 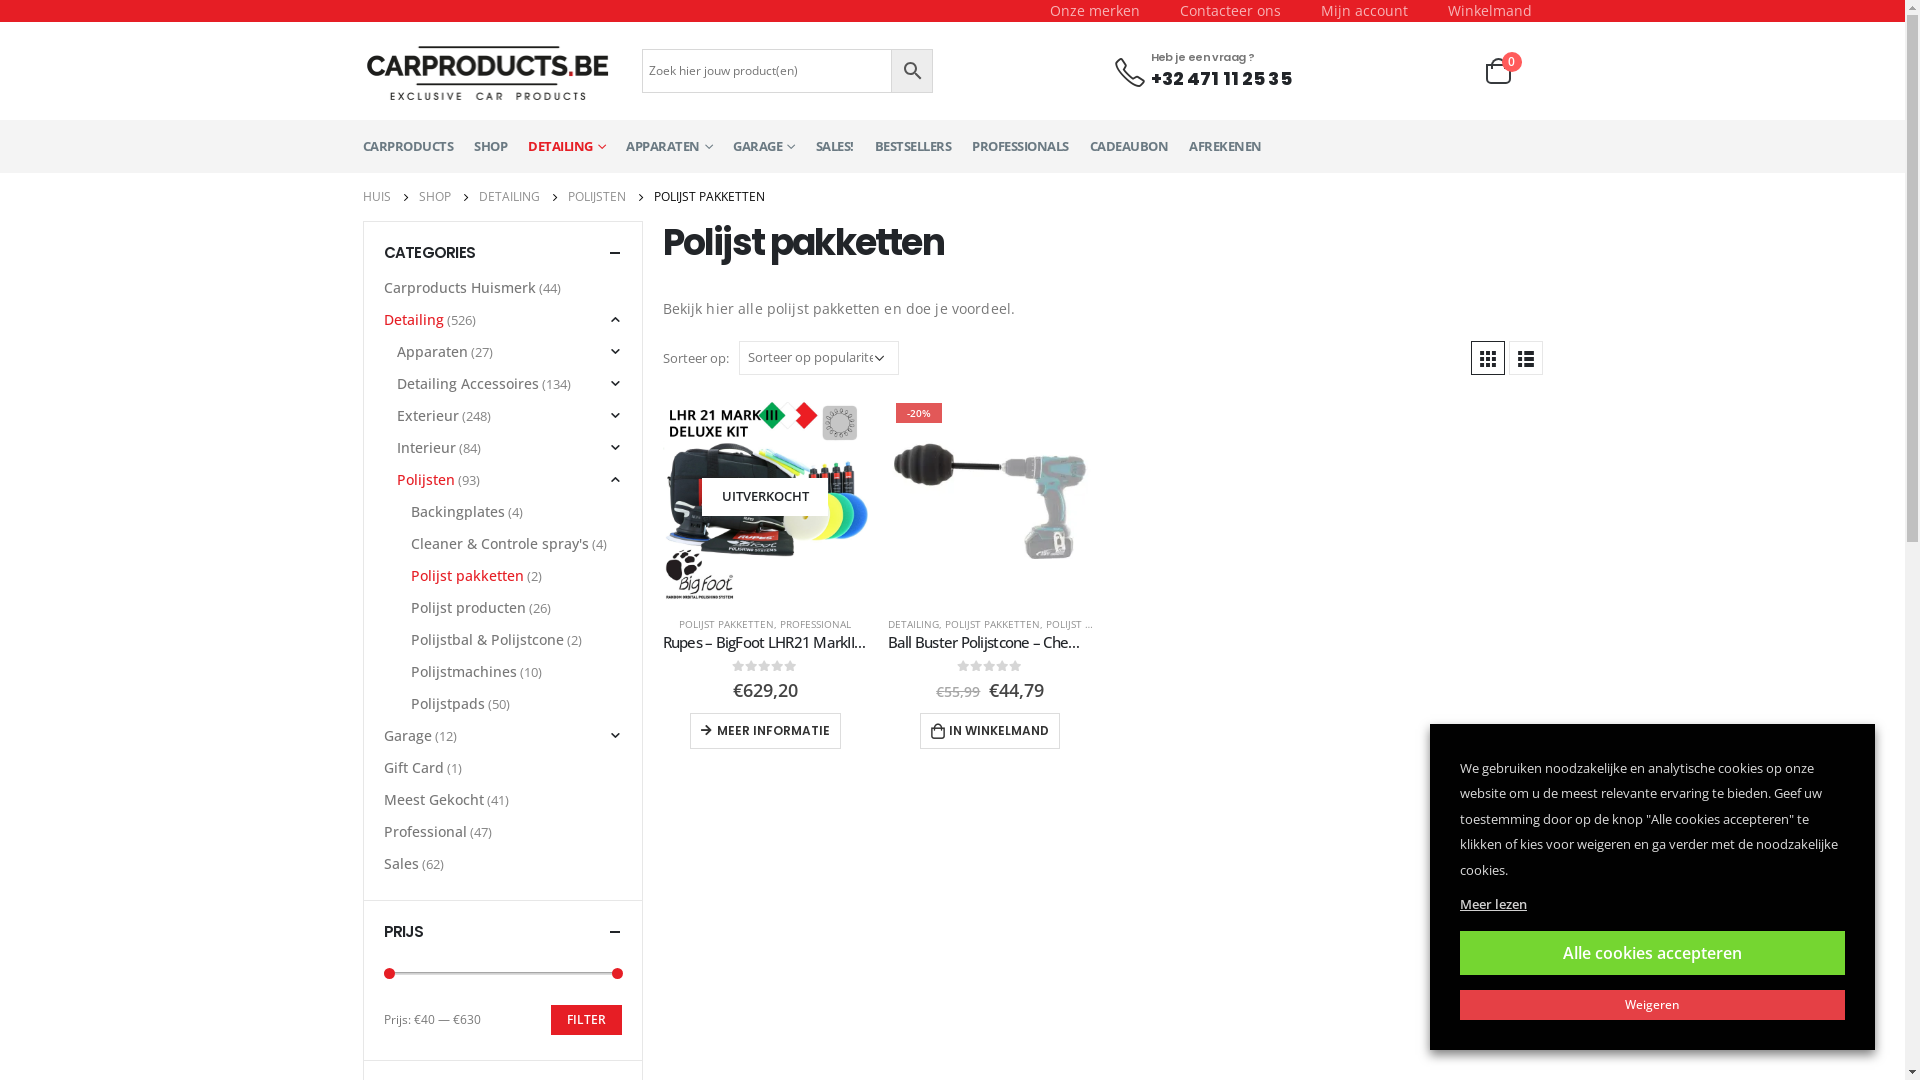 I want to click on 'Sales', so click(x=400, y=863).